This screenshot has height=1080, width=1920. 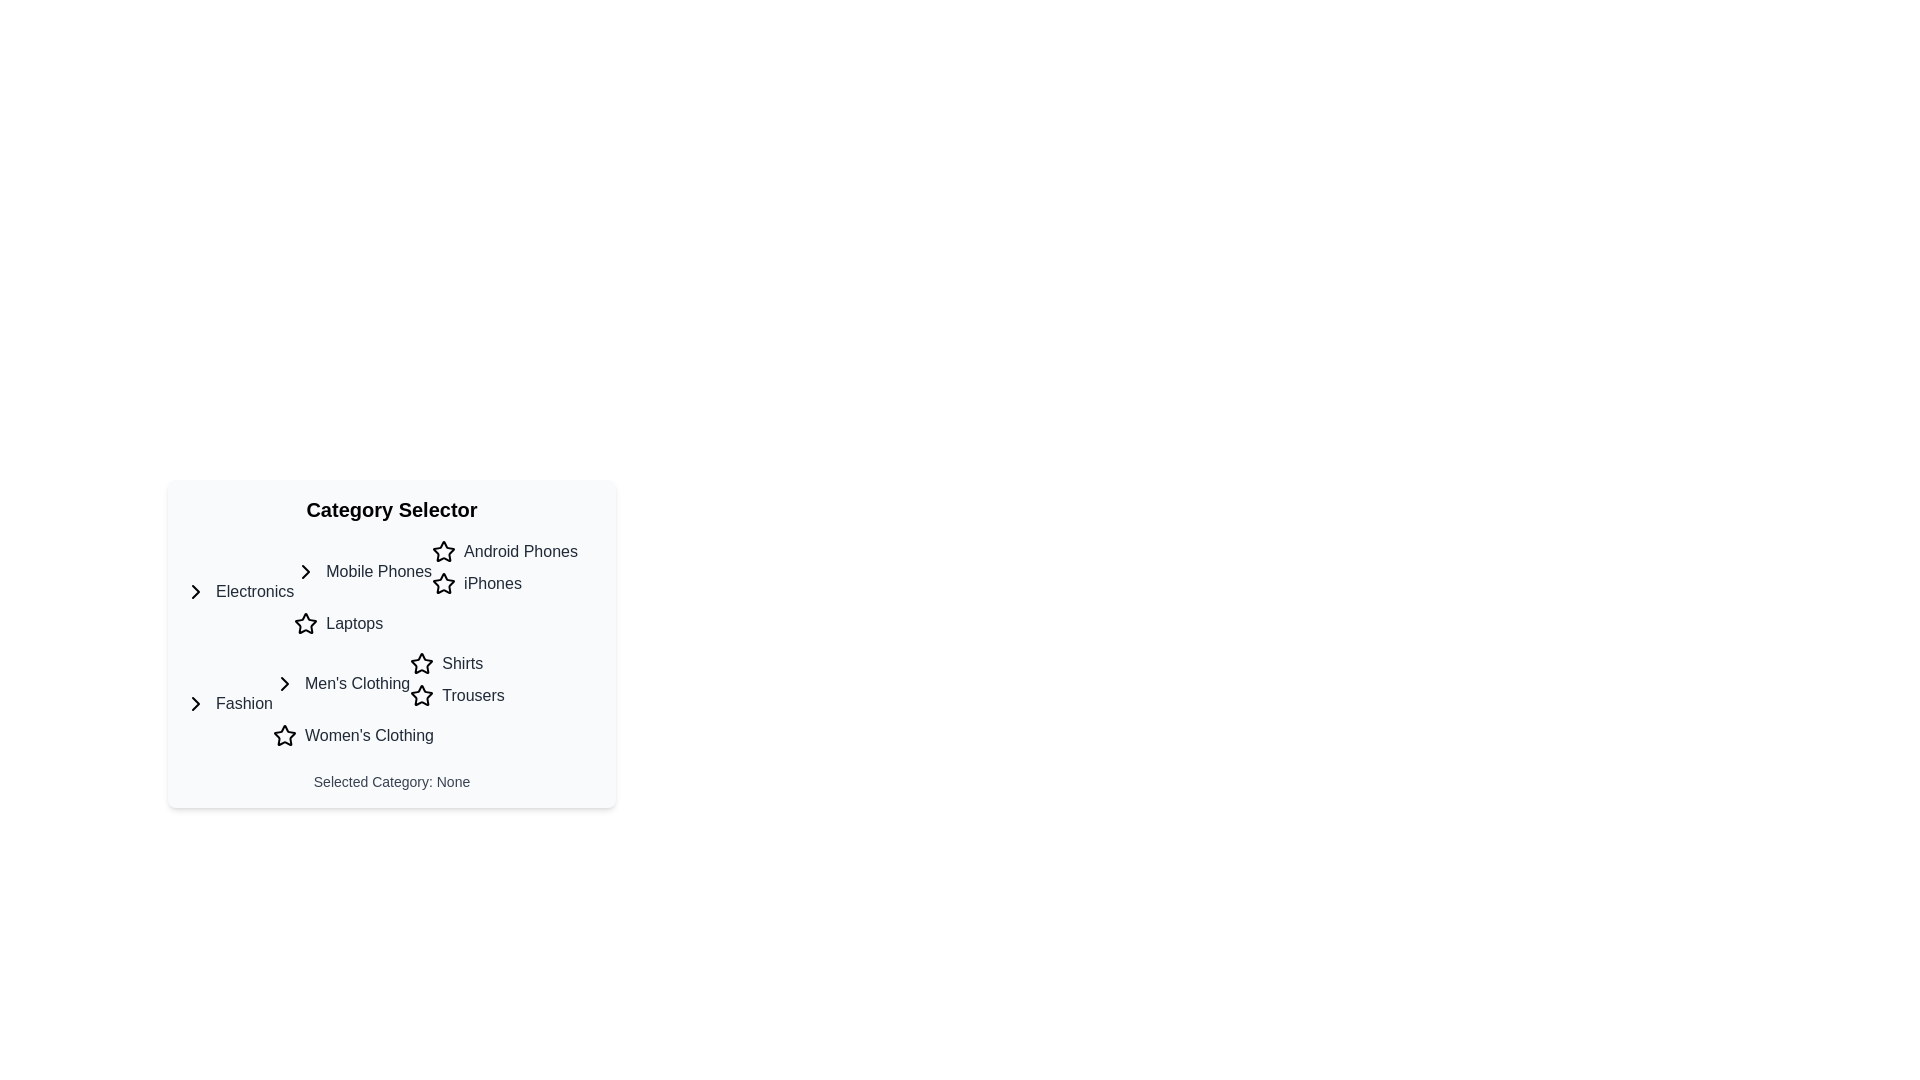 What do you see at coordinates (196, 703) in the screenshot?
I see `the right-chevron icon represented by a '>' that is associated with expanding or navigating into the 'Fashion' category, located slightly to the left of the 'Fashion' text label` at bounding box center [196, 703].